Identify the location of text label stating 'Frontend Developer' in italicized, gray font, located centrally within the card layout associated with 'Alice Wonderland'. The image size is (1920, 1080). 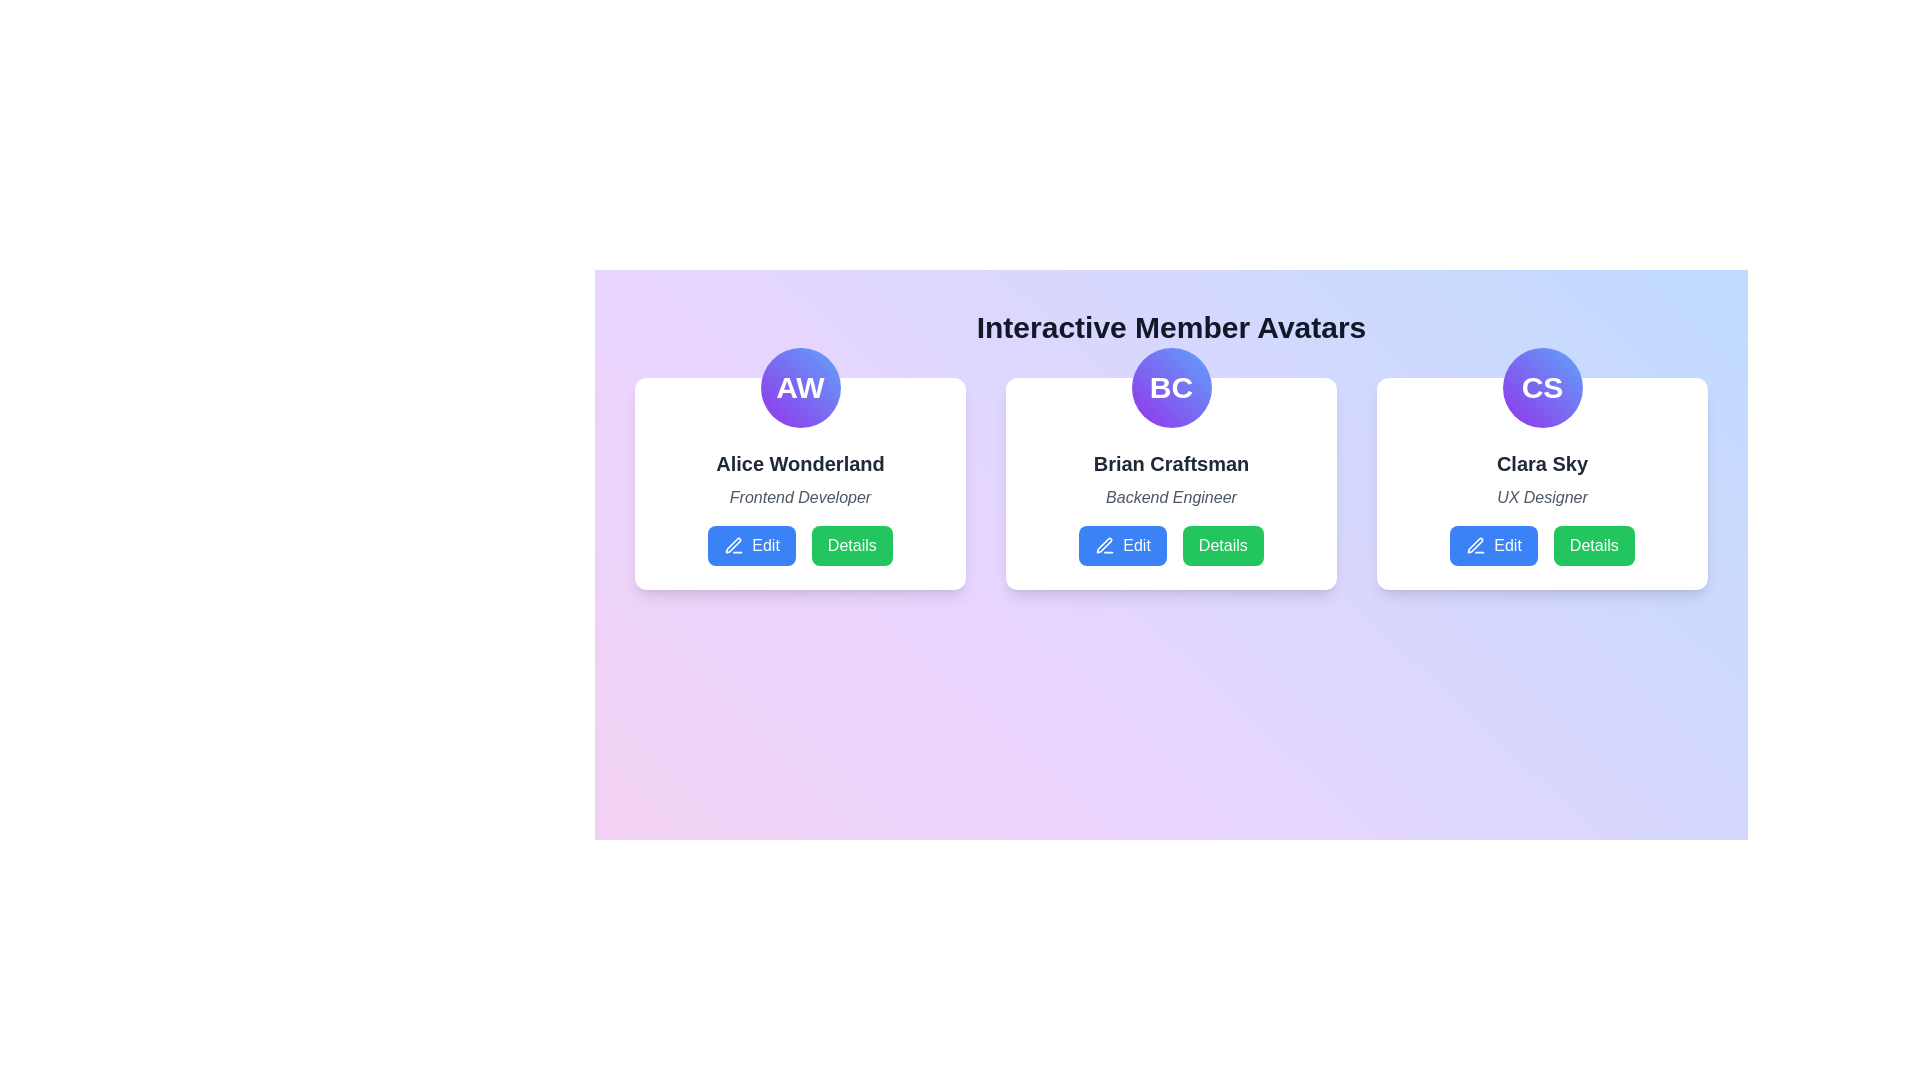
(800, 496).